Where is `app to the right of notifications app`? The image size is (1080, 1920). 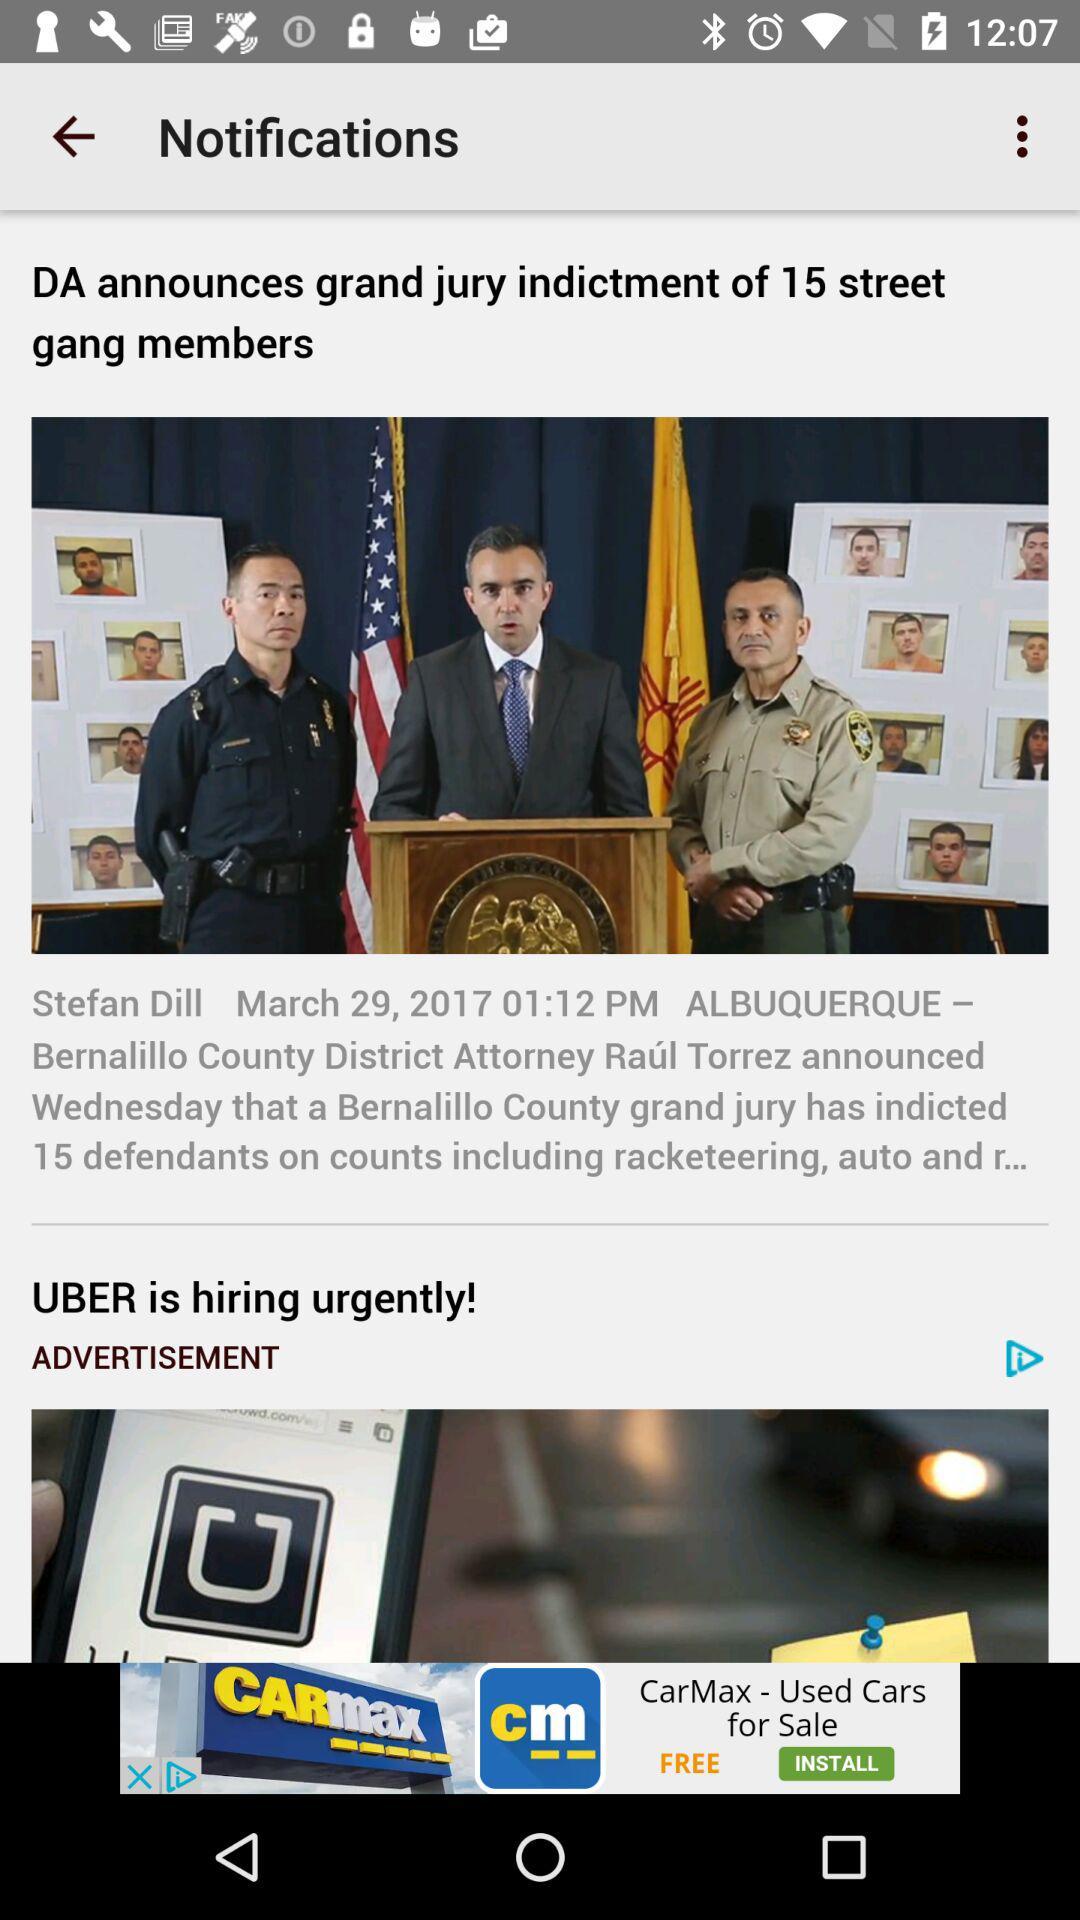
app to the right of notifications app is located at coordinates (1027, 135).